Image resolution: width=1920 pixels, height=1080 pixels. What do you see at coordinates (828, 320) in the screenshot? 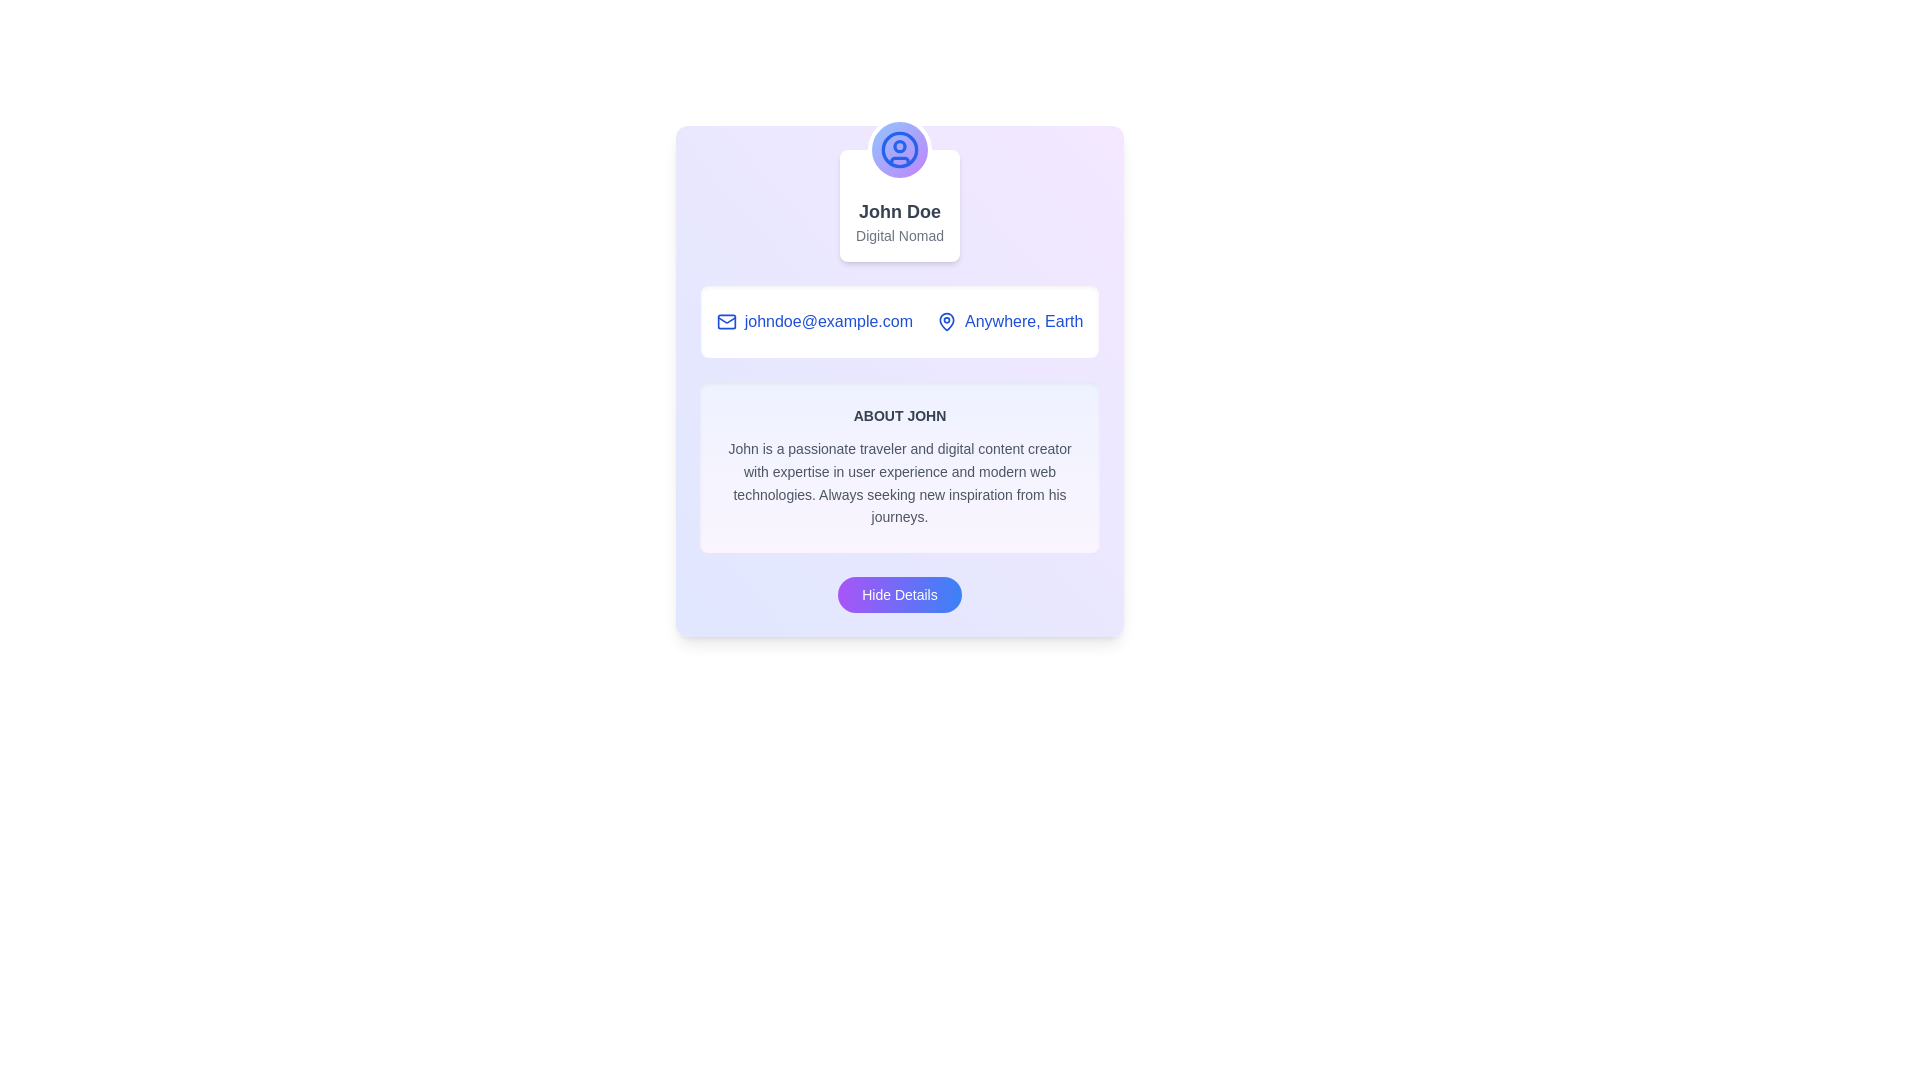
I see `the static text displaying an email address, which is located below the 'John Doe' heading and to the right of an envelope icon` at bounding box center [828, 320].